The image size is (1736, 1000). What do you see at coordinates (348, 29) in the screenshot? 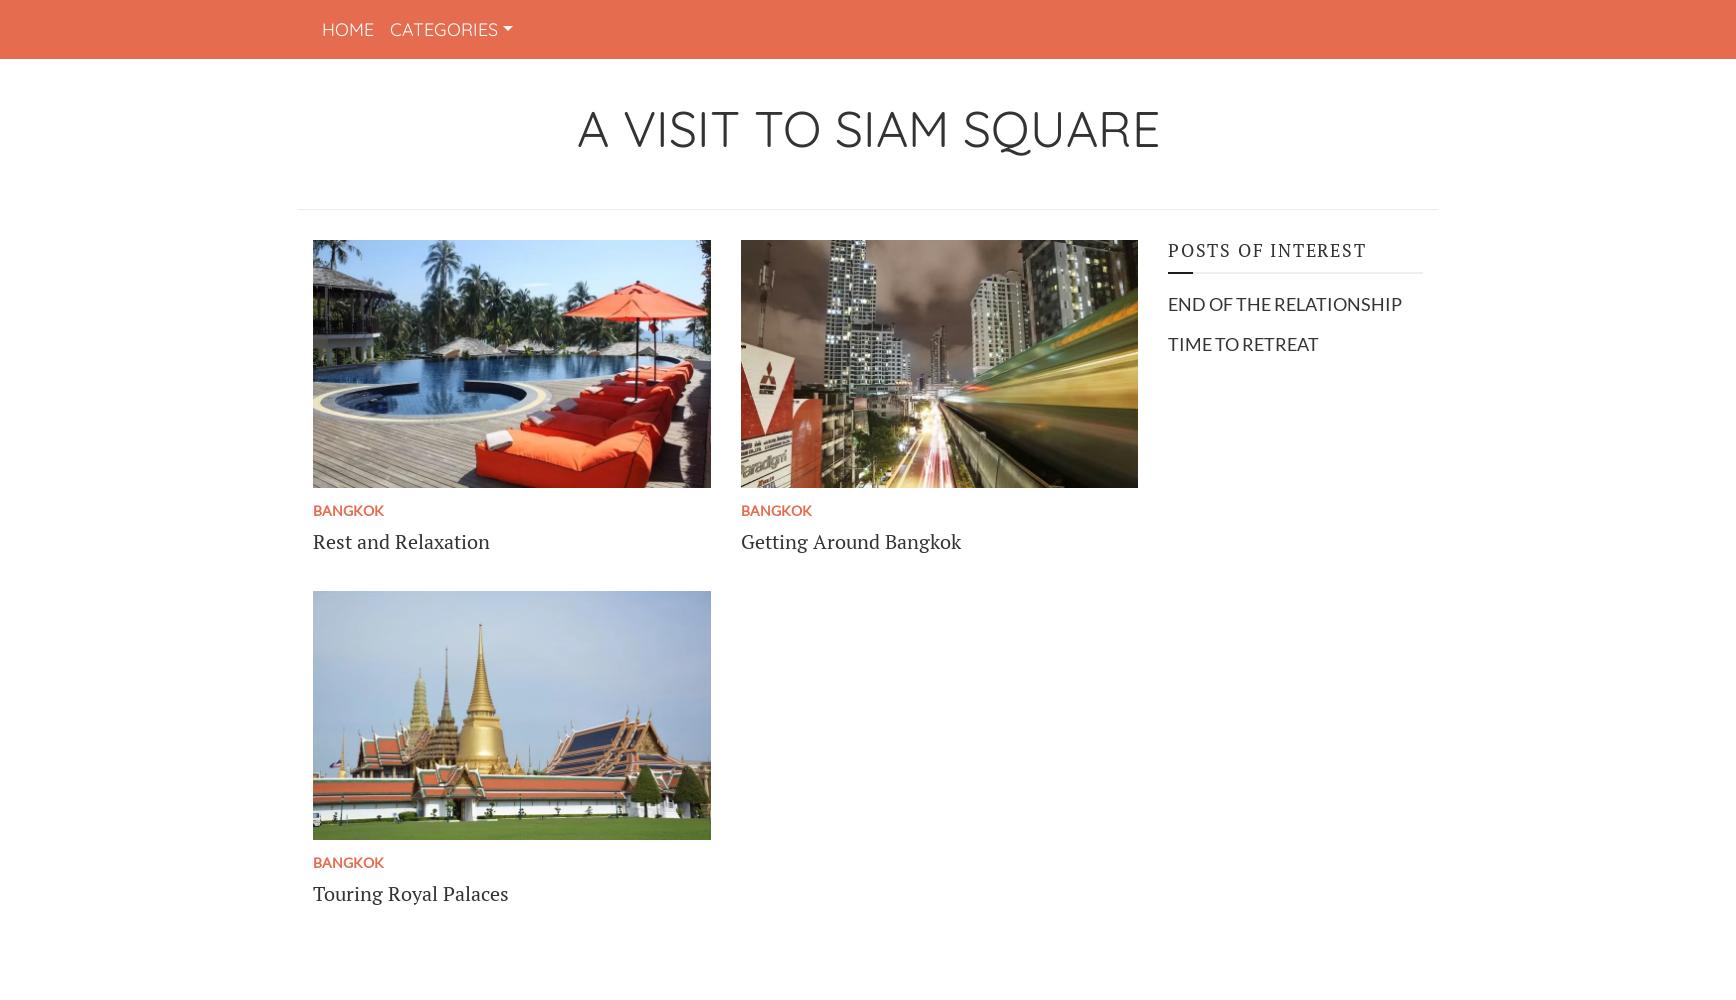
I see `'Home'` at bounding box center [348, 29].